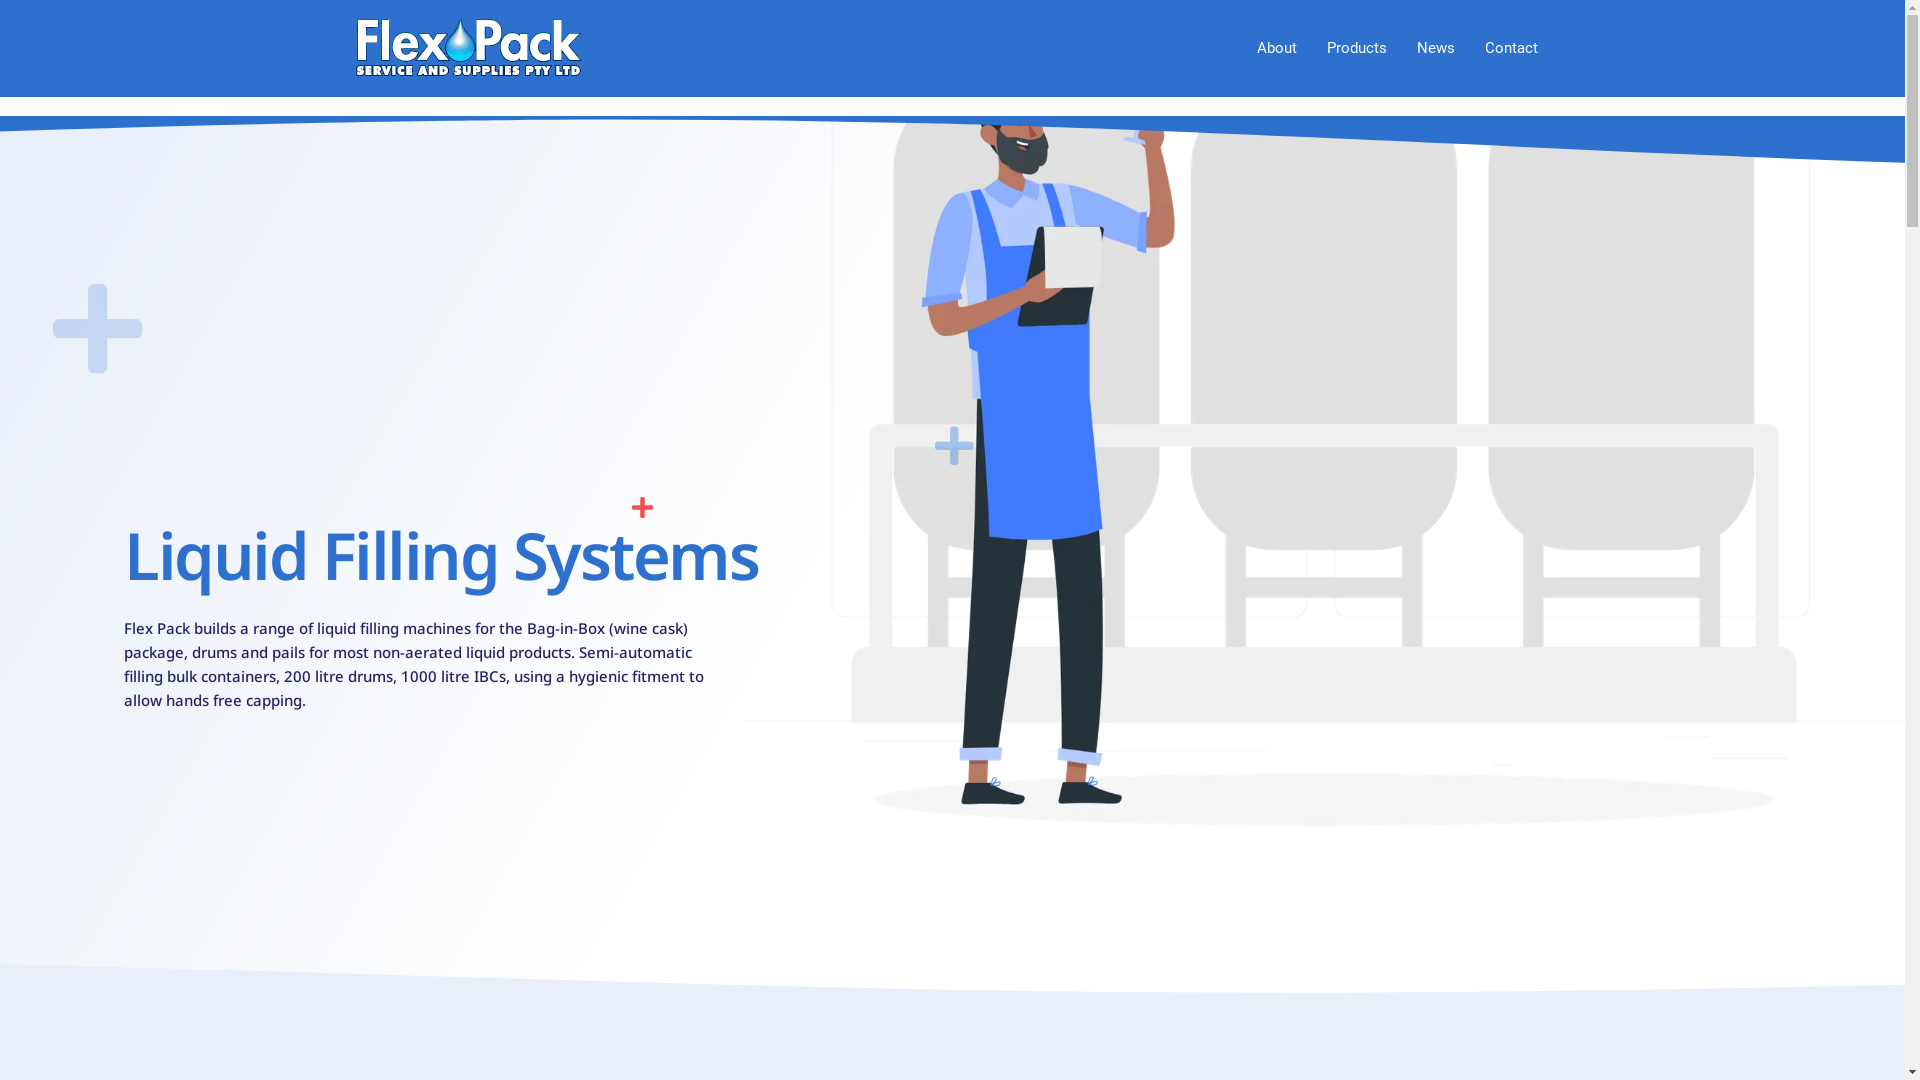  What do you see at coordinates (1275, 46) in the screenshot?
I see `'About'` at bounding box center [1275, 46].